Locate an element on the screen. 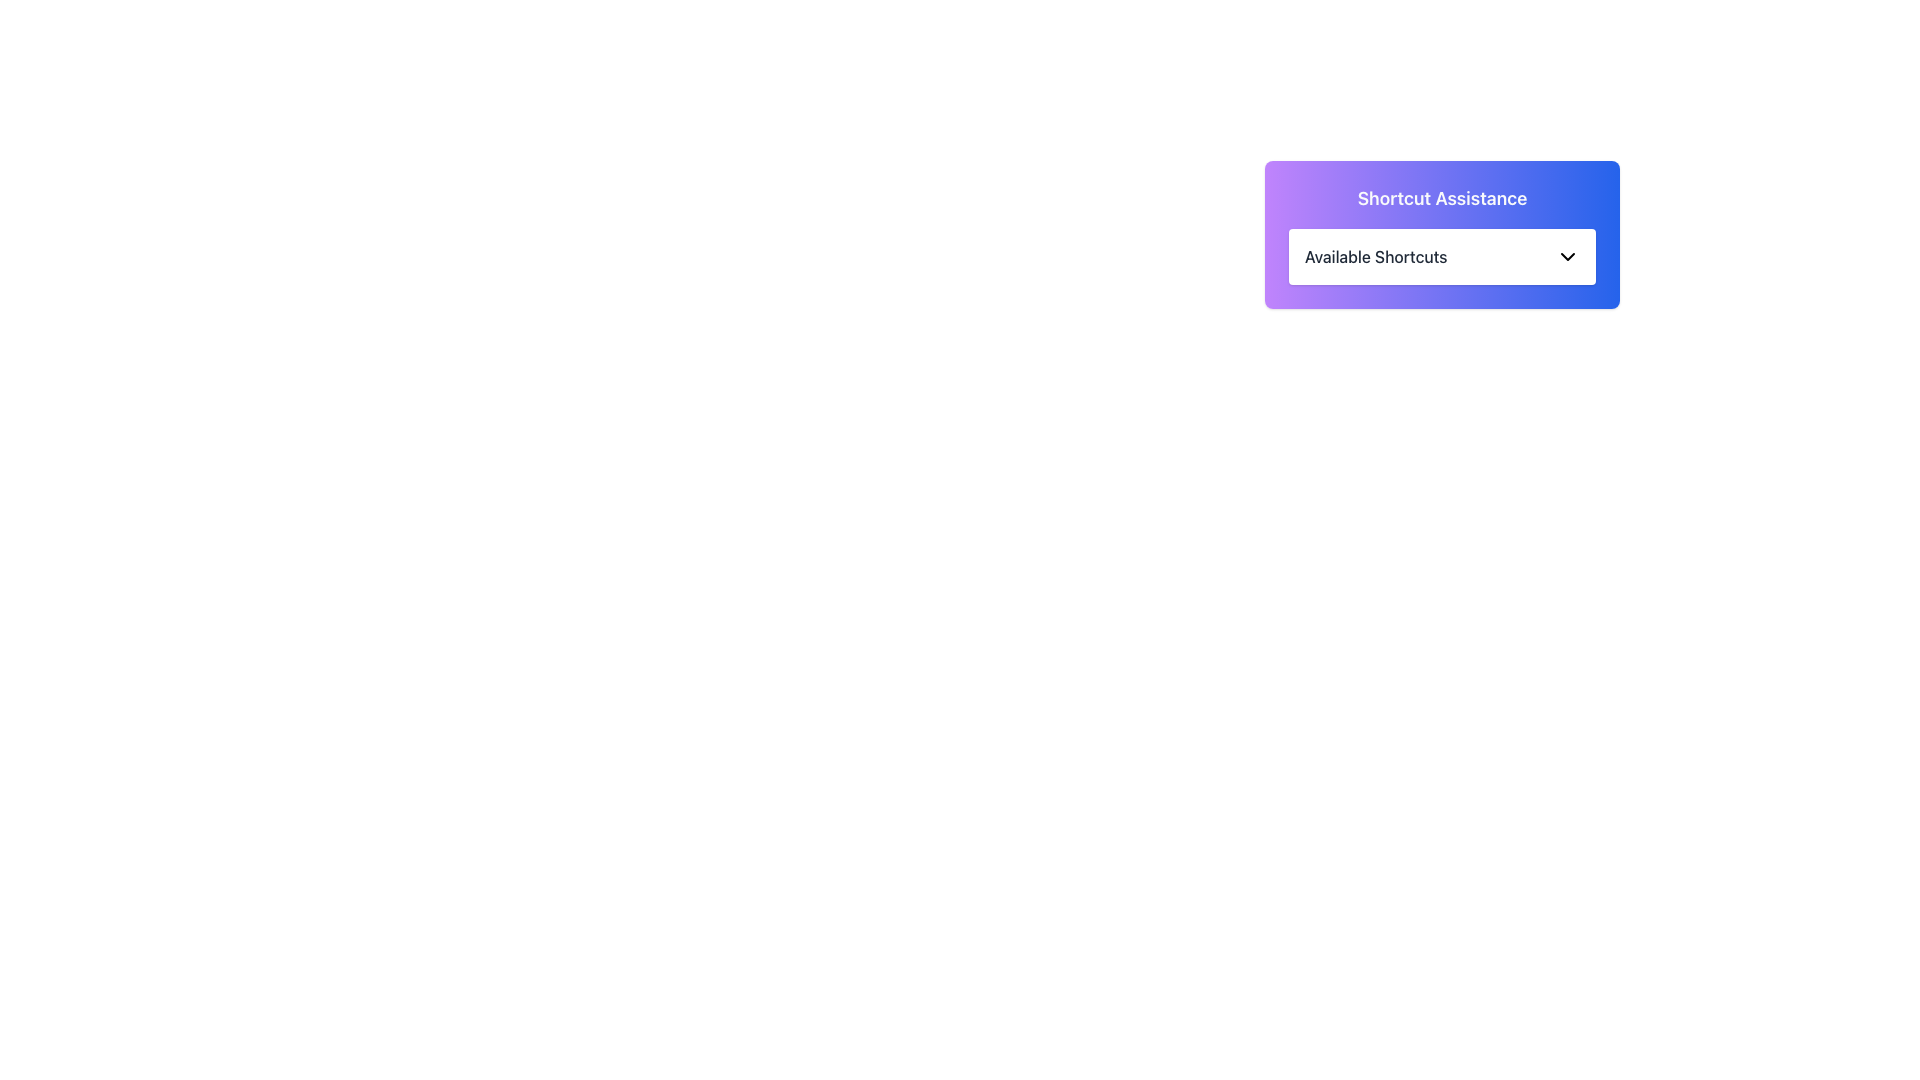 This screenshot has width=1920, height=1080. the dropdown control icon represented by a chevron down symbol located in the top-right corner of the 'Available Shortcuts' section is located at coordinates (1567, 256).